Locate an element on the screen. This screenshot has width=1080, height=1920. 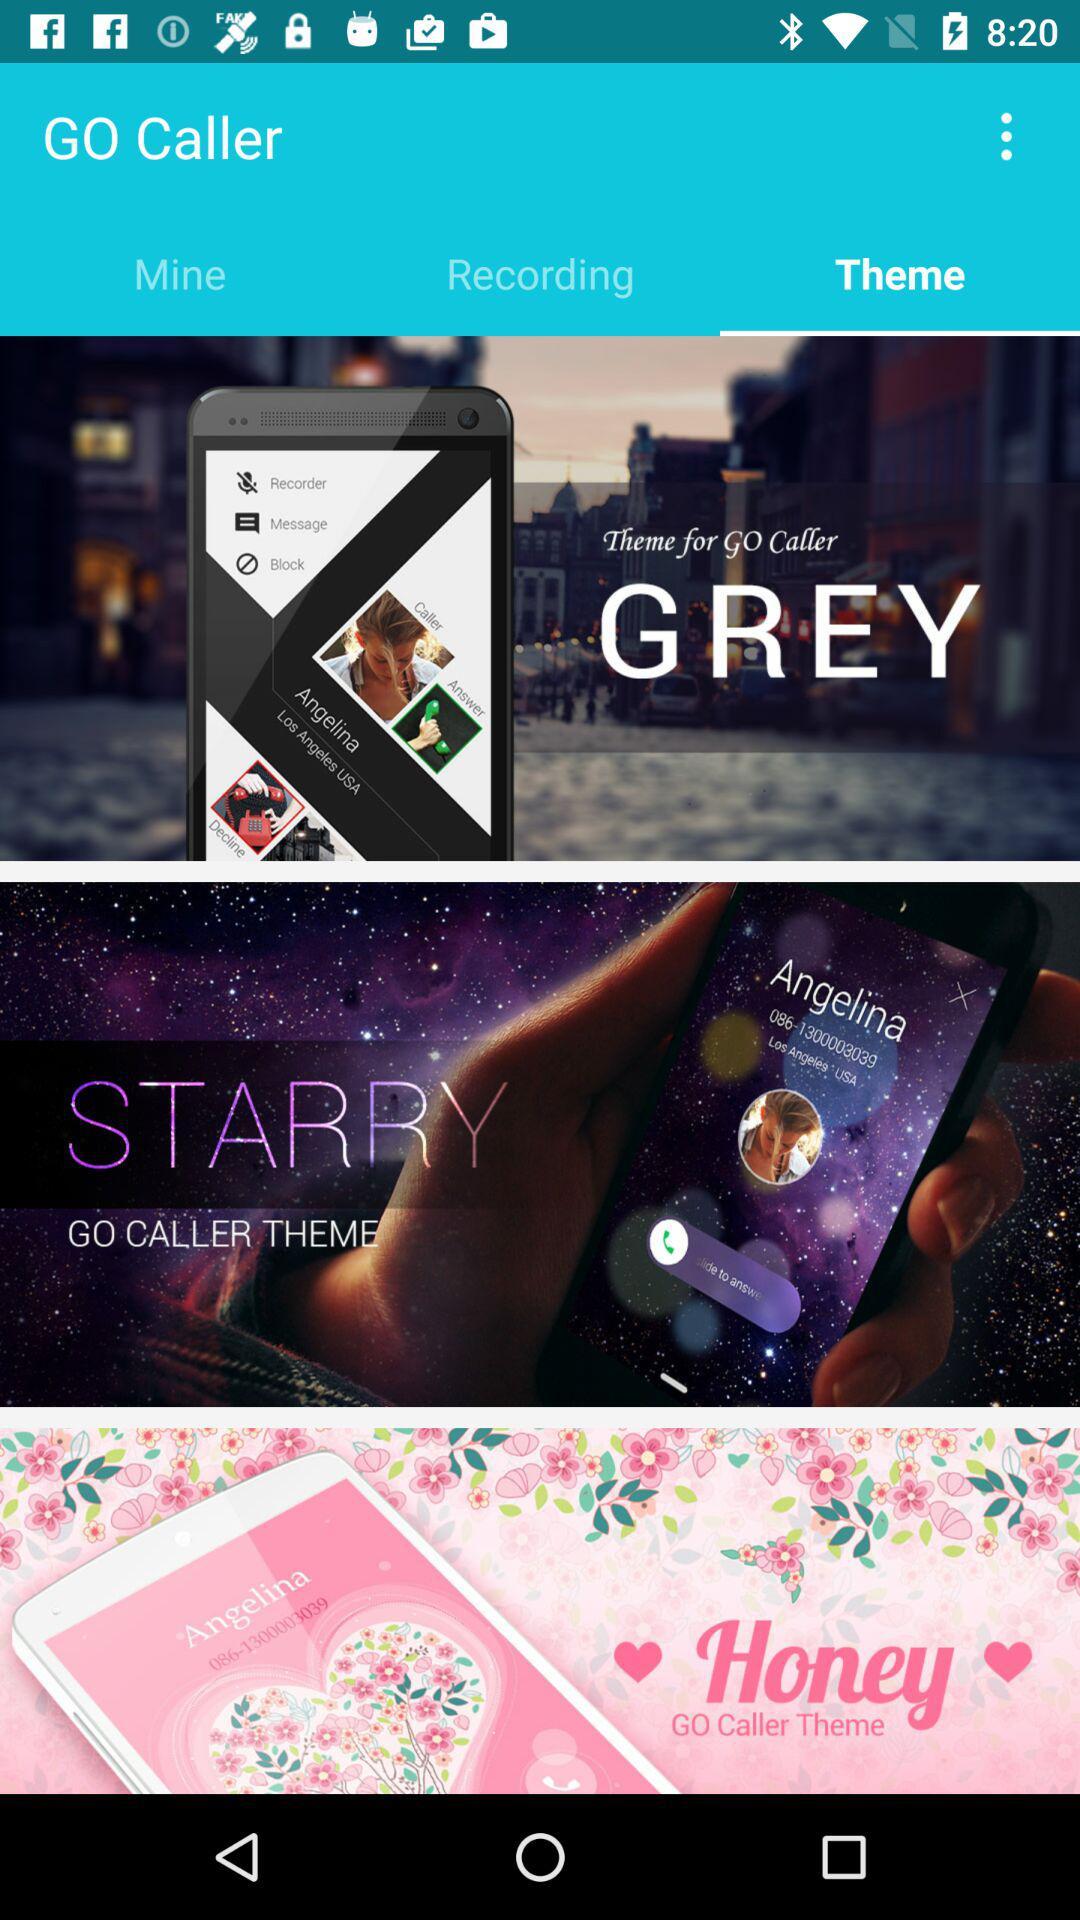
item above the theme icon is located at coordinates (1006, 135).